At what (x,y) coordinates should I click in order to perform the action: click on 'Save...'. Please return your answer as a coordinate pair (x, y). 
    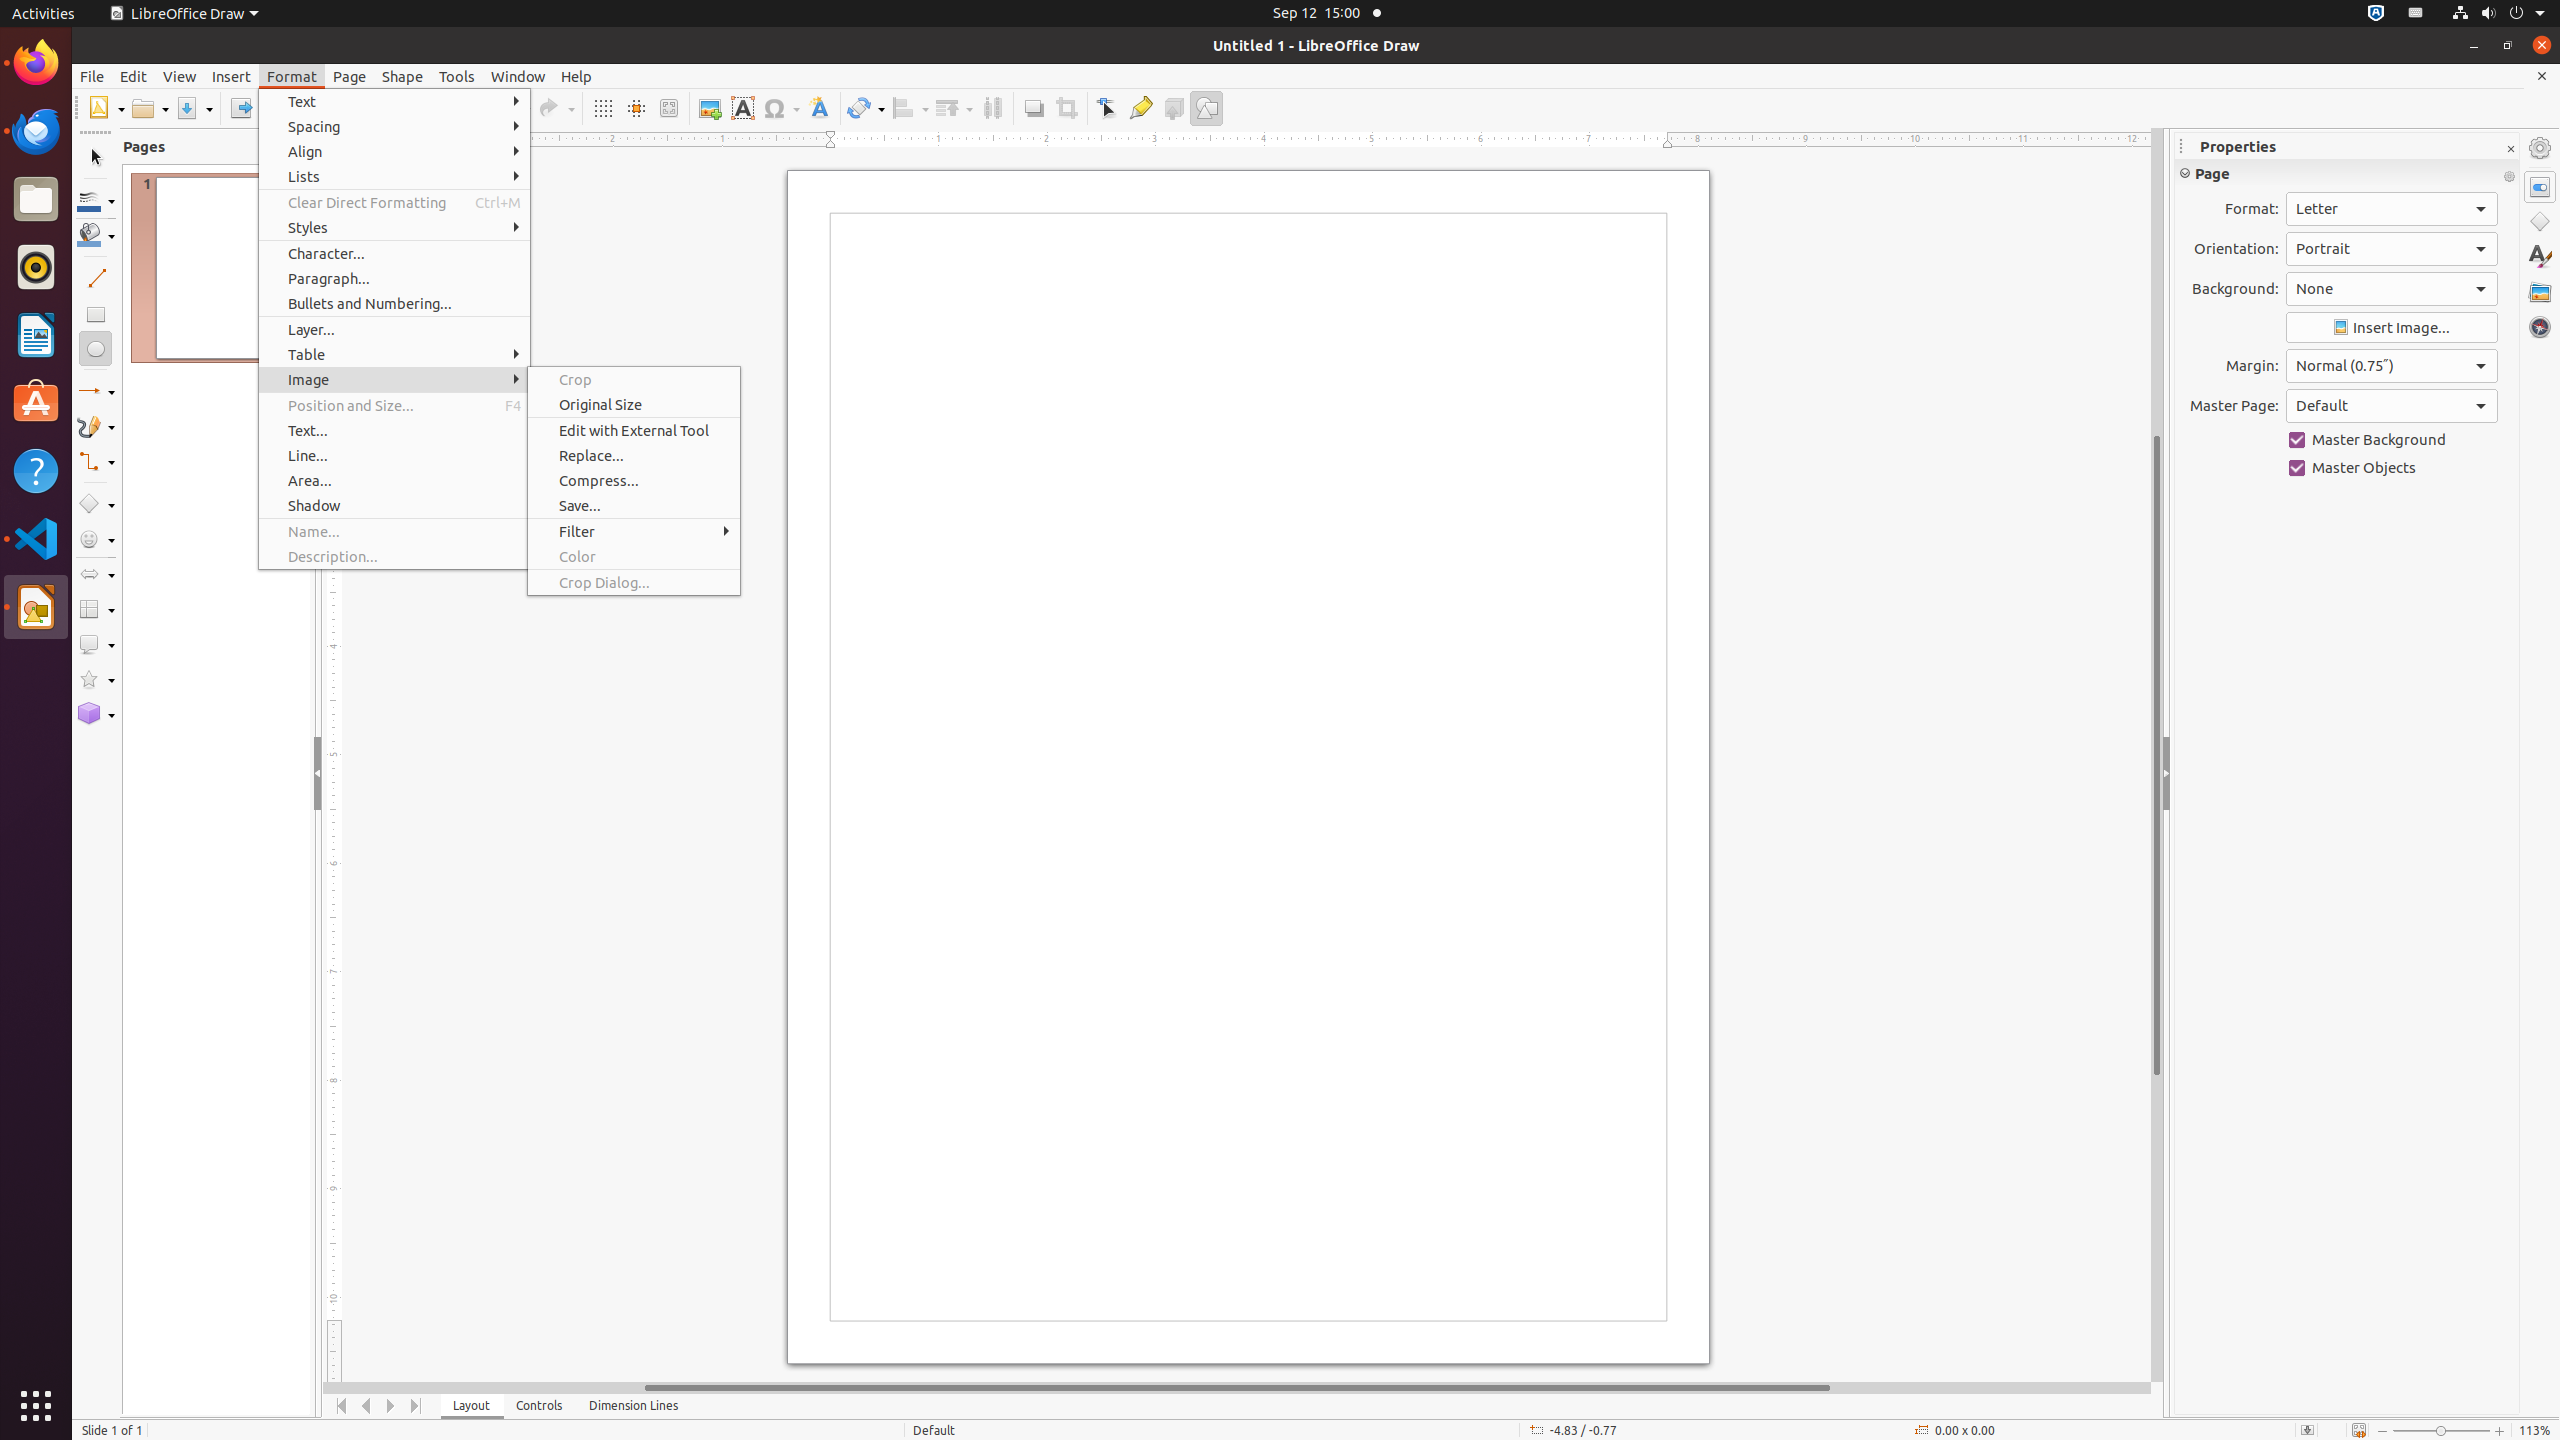
    Looking at the image, I should click on (633, 505).